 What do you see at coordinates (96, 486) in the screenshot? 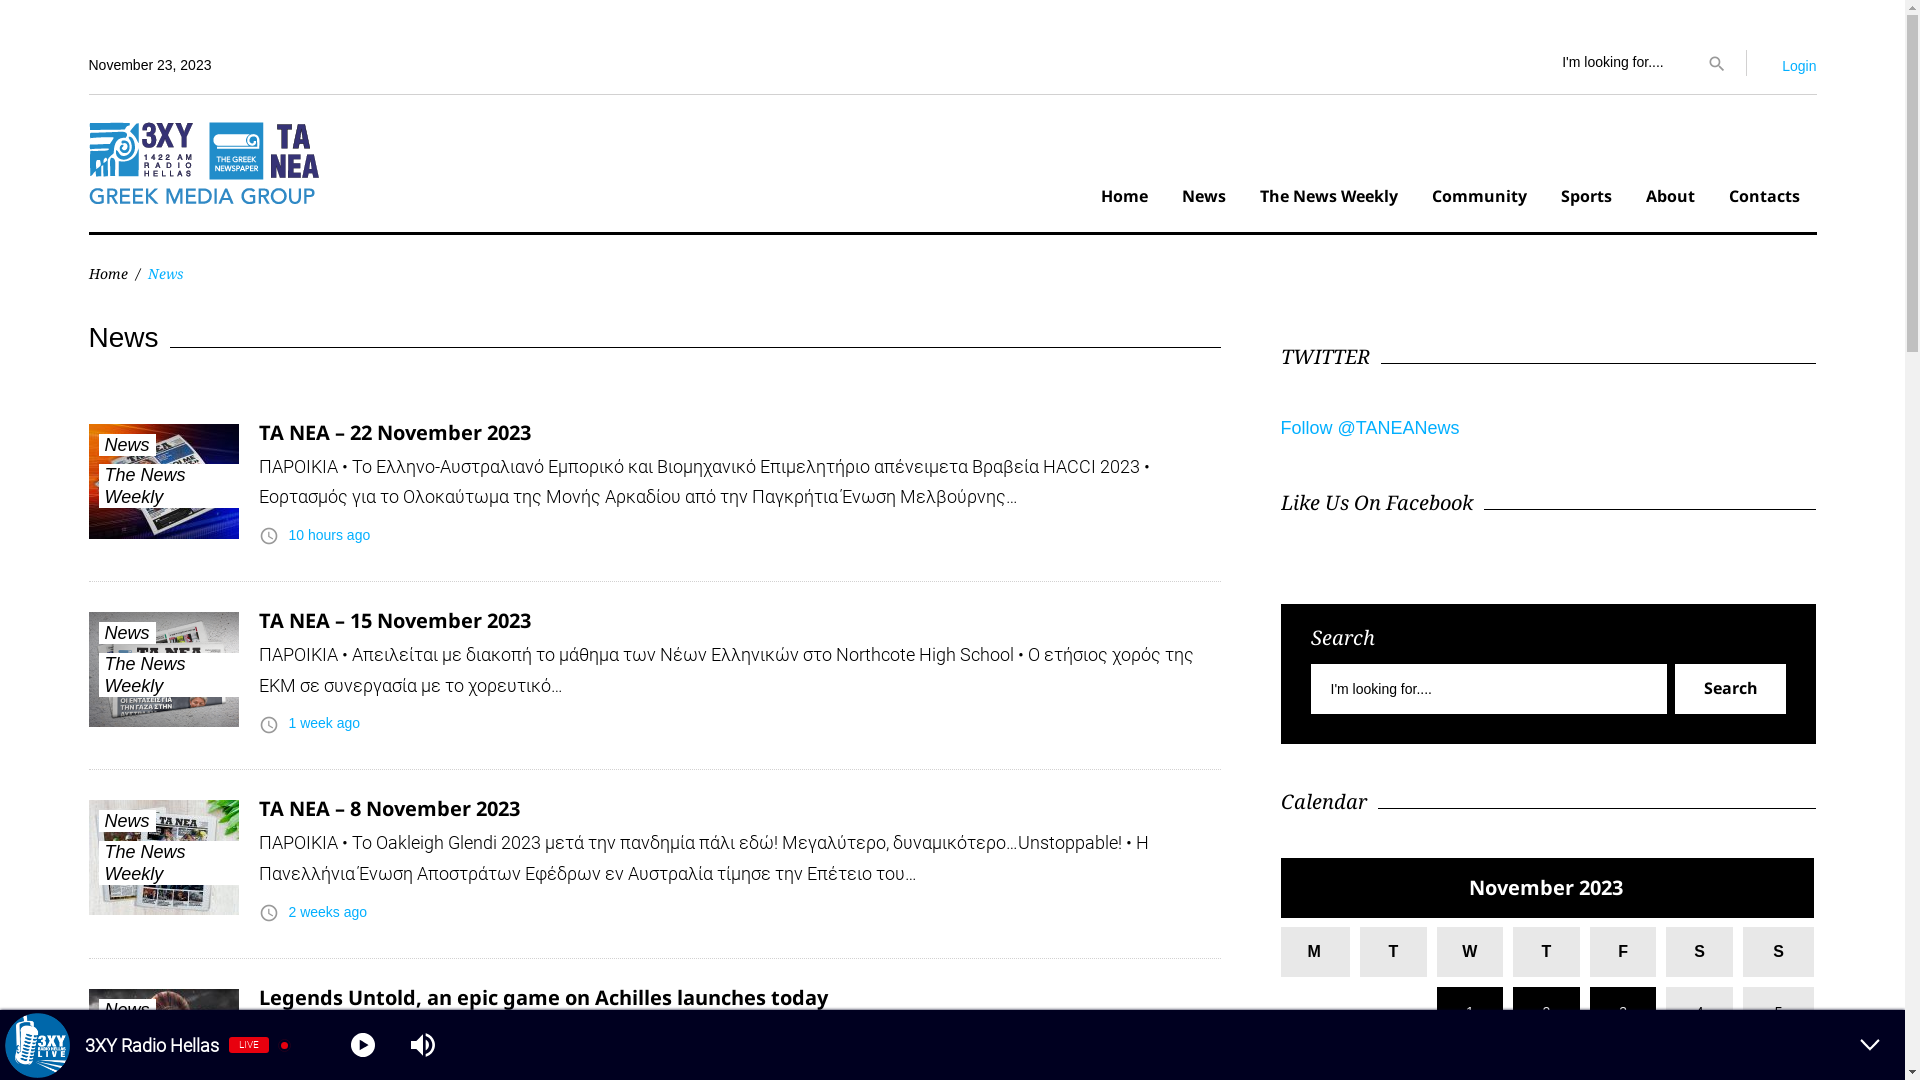
I see `'The News Weekly'` at bounding box center [96, 486].